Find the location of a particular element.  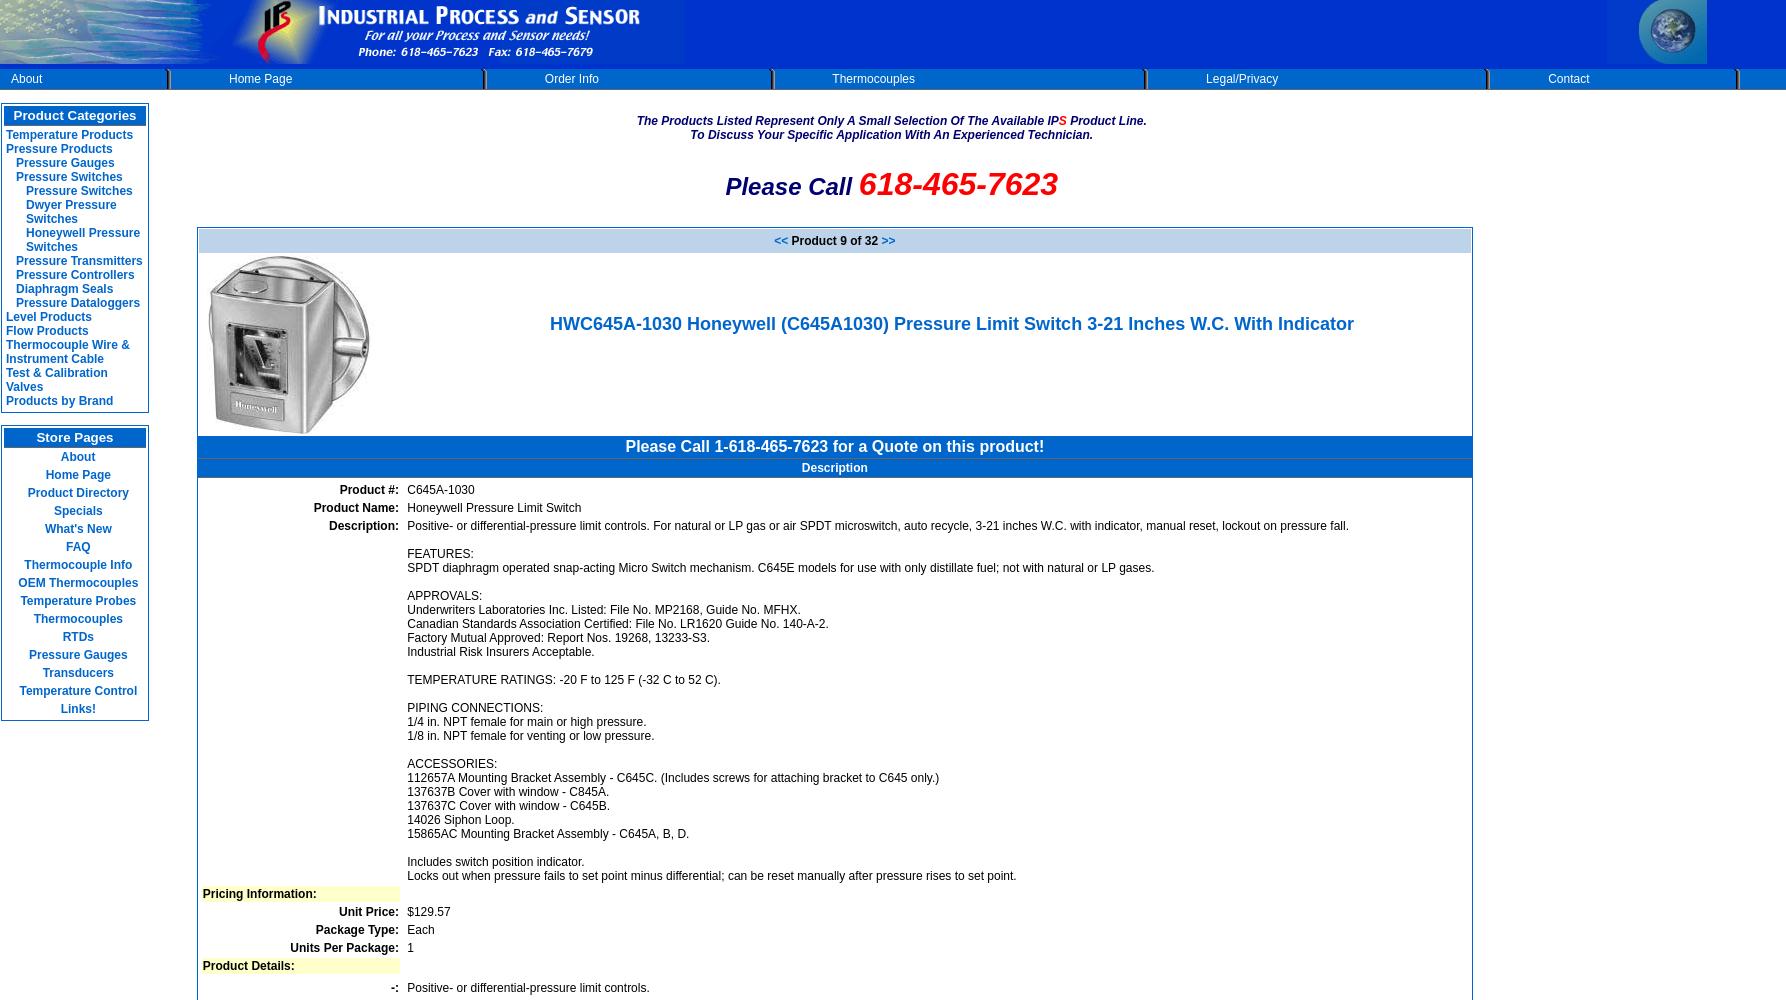

'1/4 in. NPT female for main or high pressure.' is located at coordinates (525, 720).